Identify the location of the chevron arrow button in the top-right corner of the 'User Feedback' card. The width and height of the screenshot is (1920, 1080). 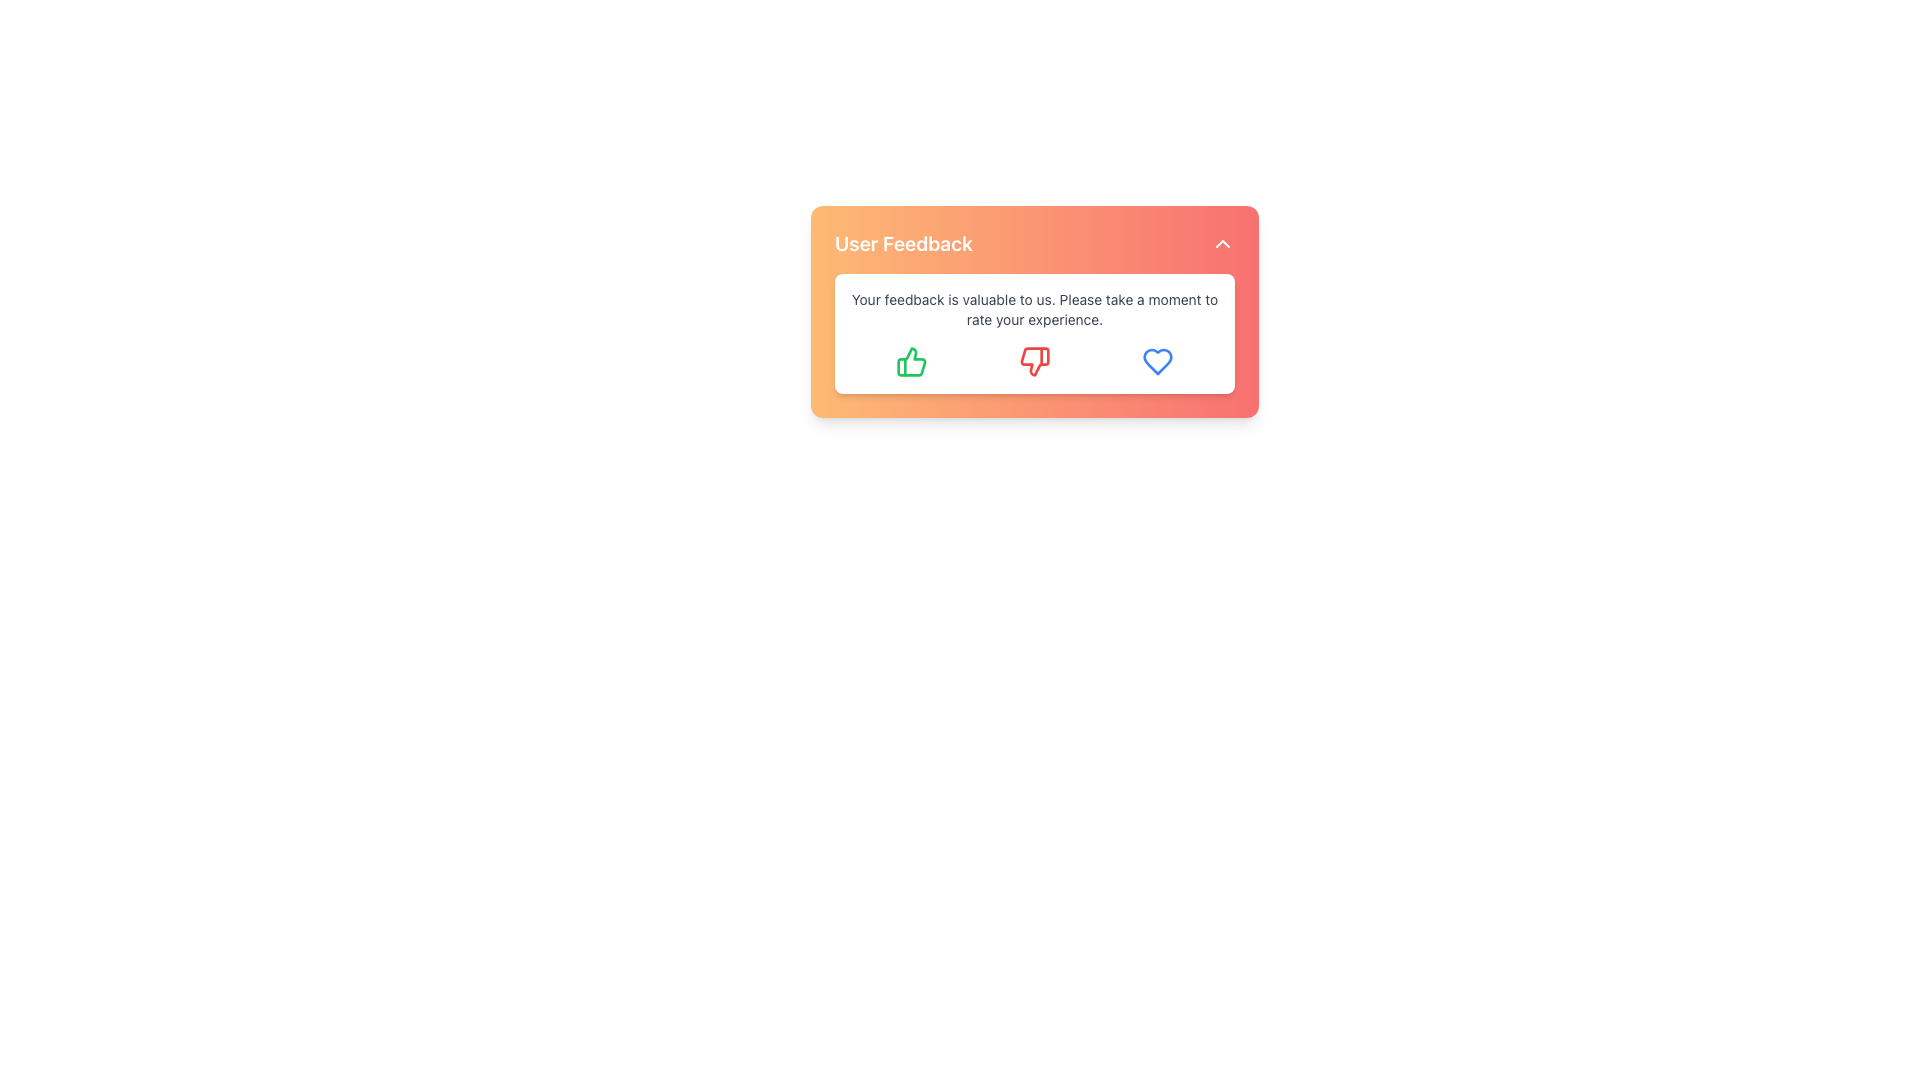
(1222, 242).